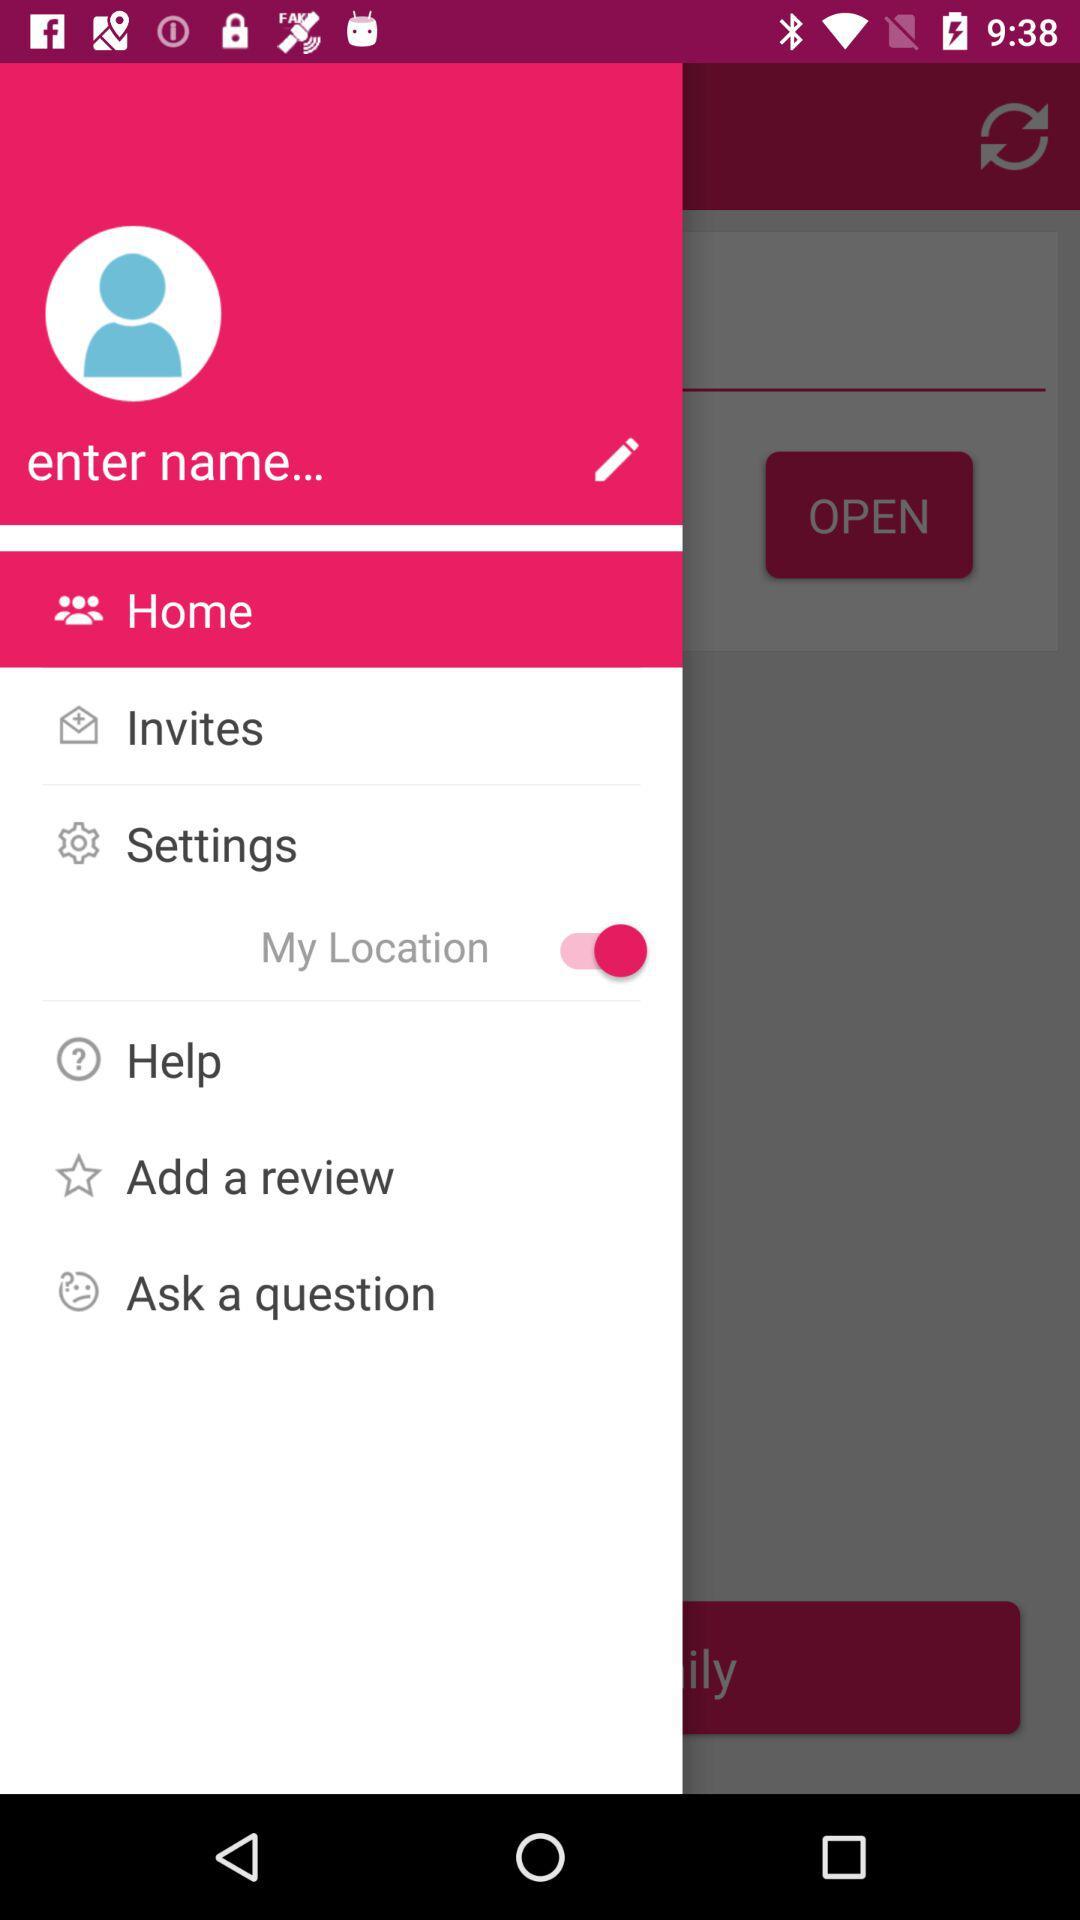 This screenshot has width=1080, height=1920. Describe the element at coordinates (616, 458) in the screenshot. I see `the button which is right to enter name` at that location.